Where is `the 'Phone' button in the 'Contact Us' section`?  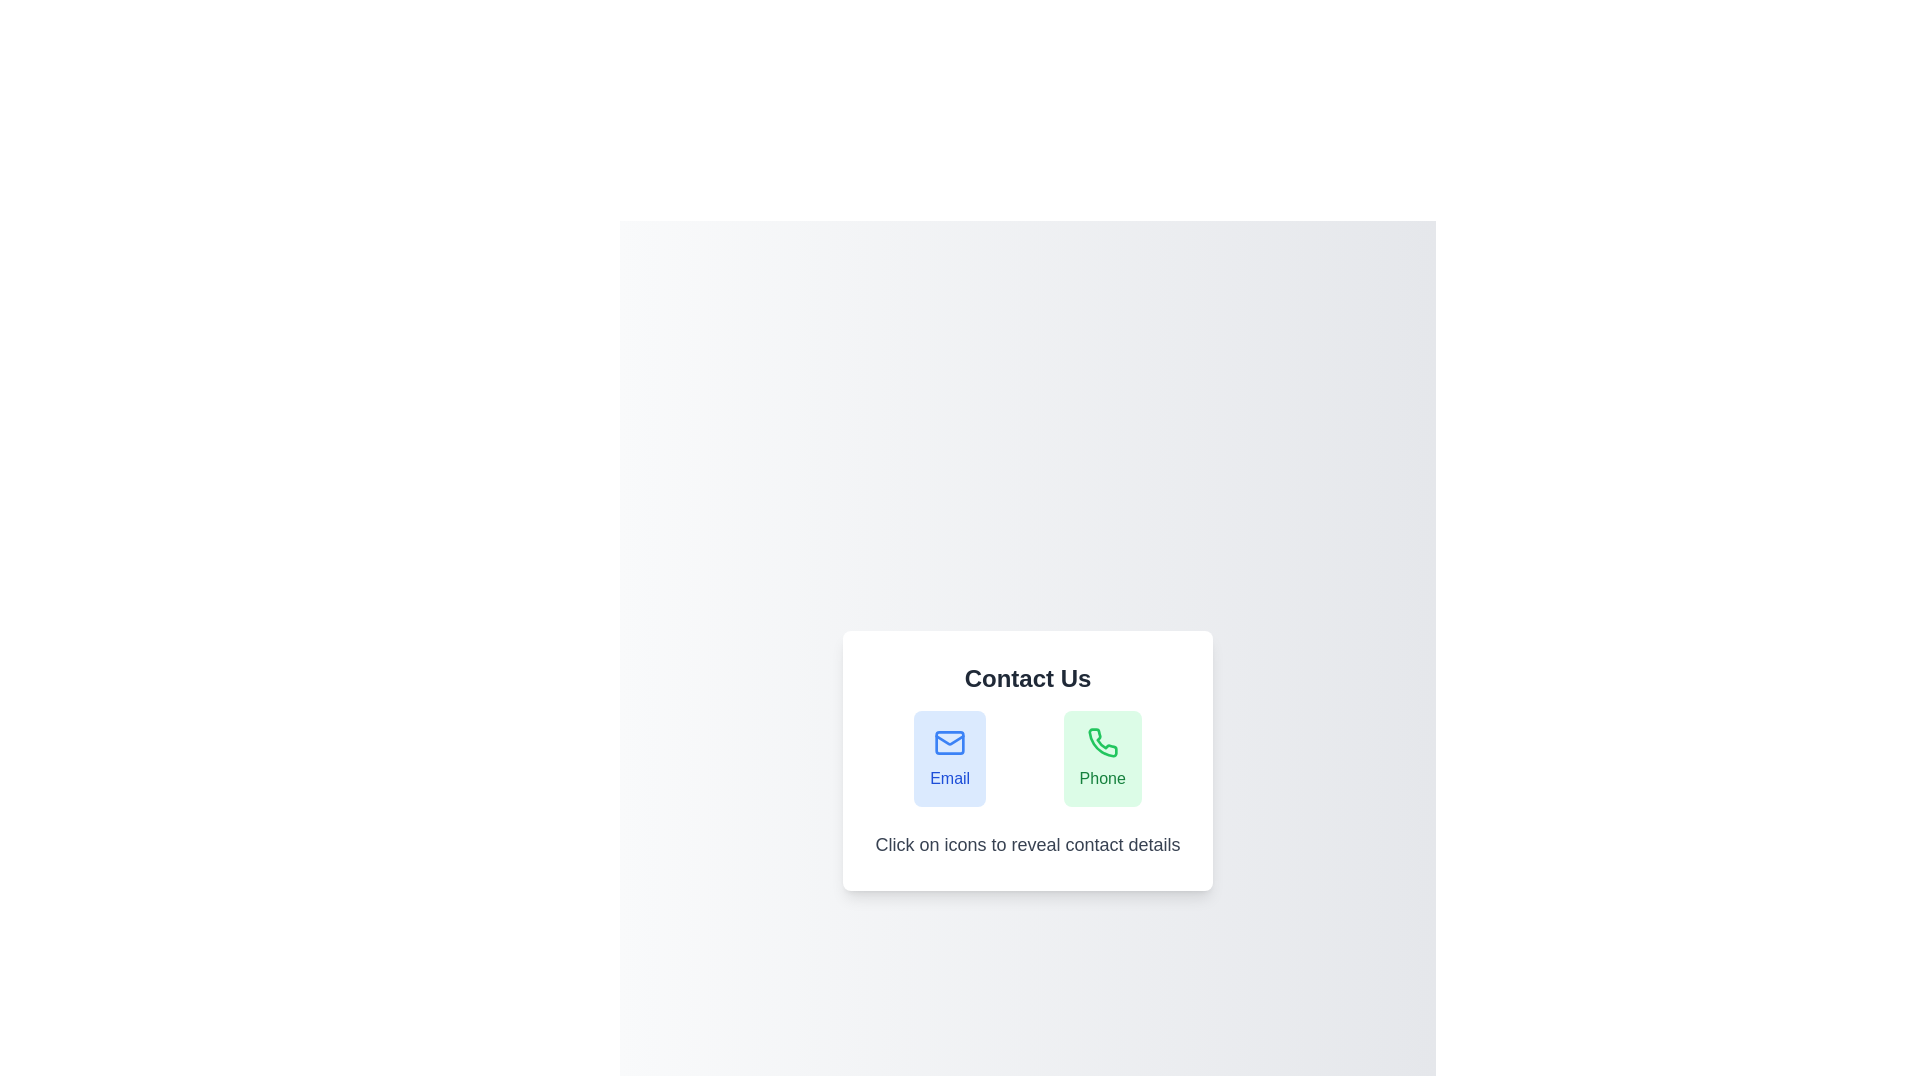 the 'Phone' button in the 'Contact Us' section is located at coordinates (1101, 759).